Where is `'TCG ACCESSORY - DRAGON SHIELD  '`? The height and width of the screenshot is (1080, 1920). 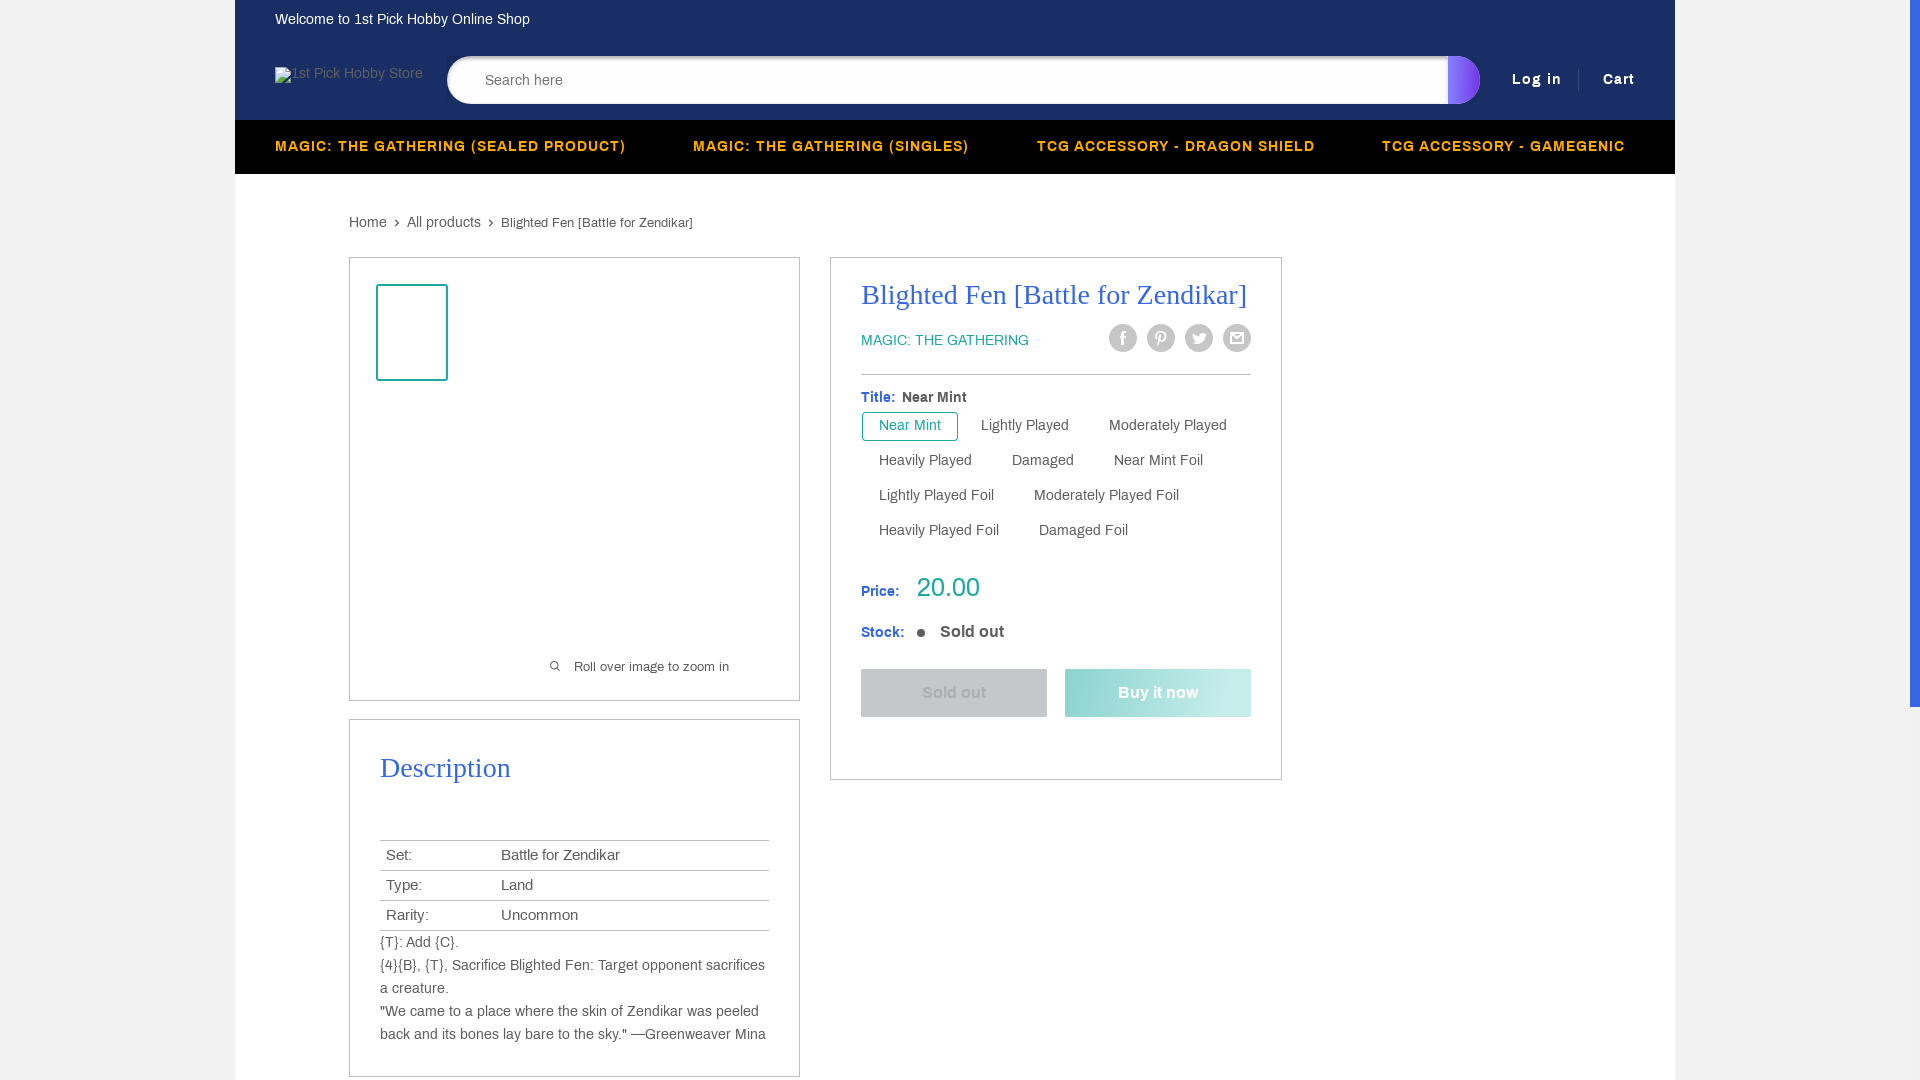 'TCG ACCESSORY - DRAGON SHIELD  ' is located at coordinates (1180, 145).